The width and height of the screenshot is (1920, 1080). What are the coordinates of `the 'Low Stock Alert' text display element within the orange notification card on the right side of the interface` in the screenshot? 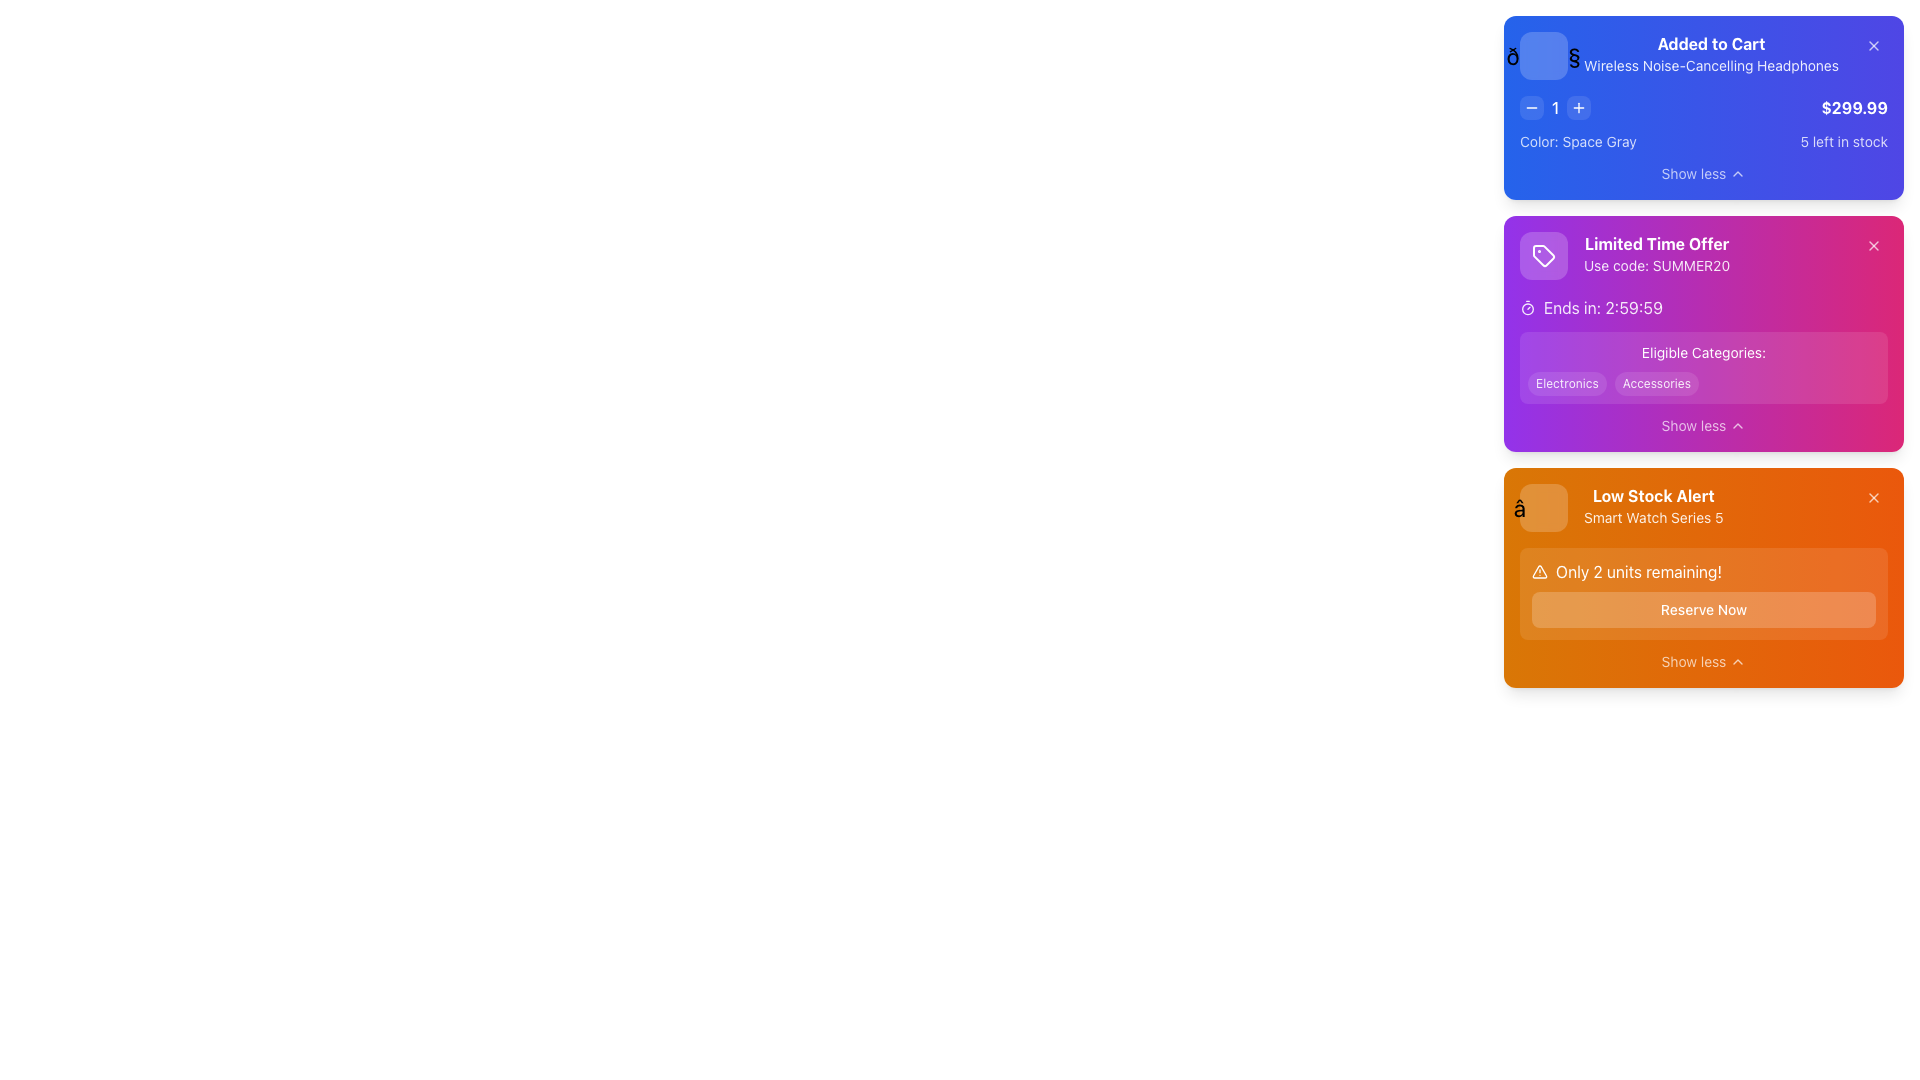 It's located at (1703, 507).